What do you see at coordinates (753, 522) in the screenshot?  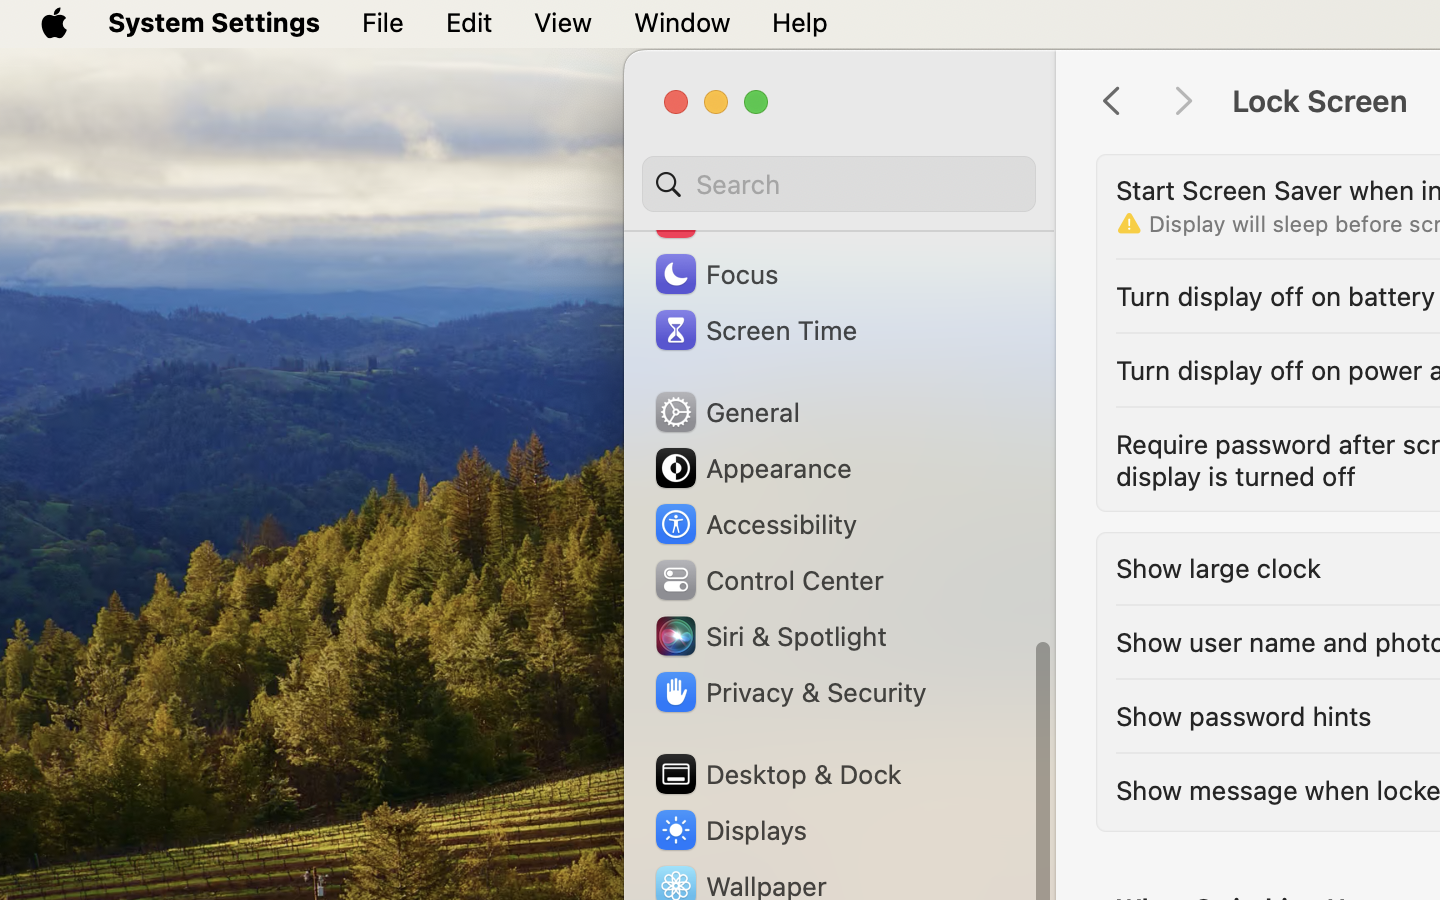 I see `'Accessibility'` at bounding box center [753, 522].